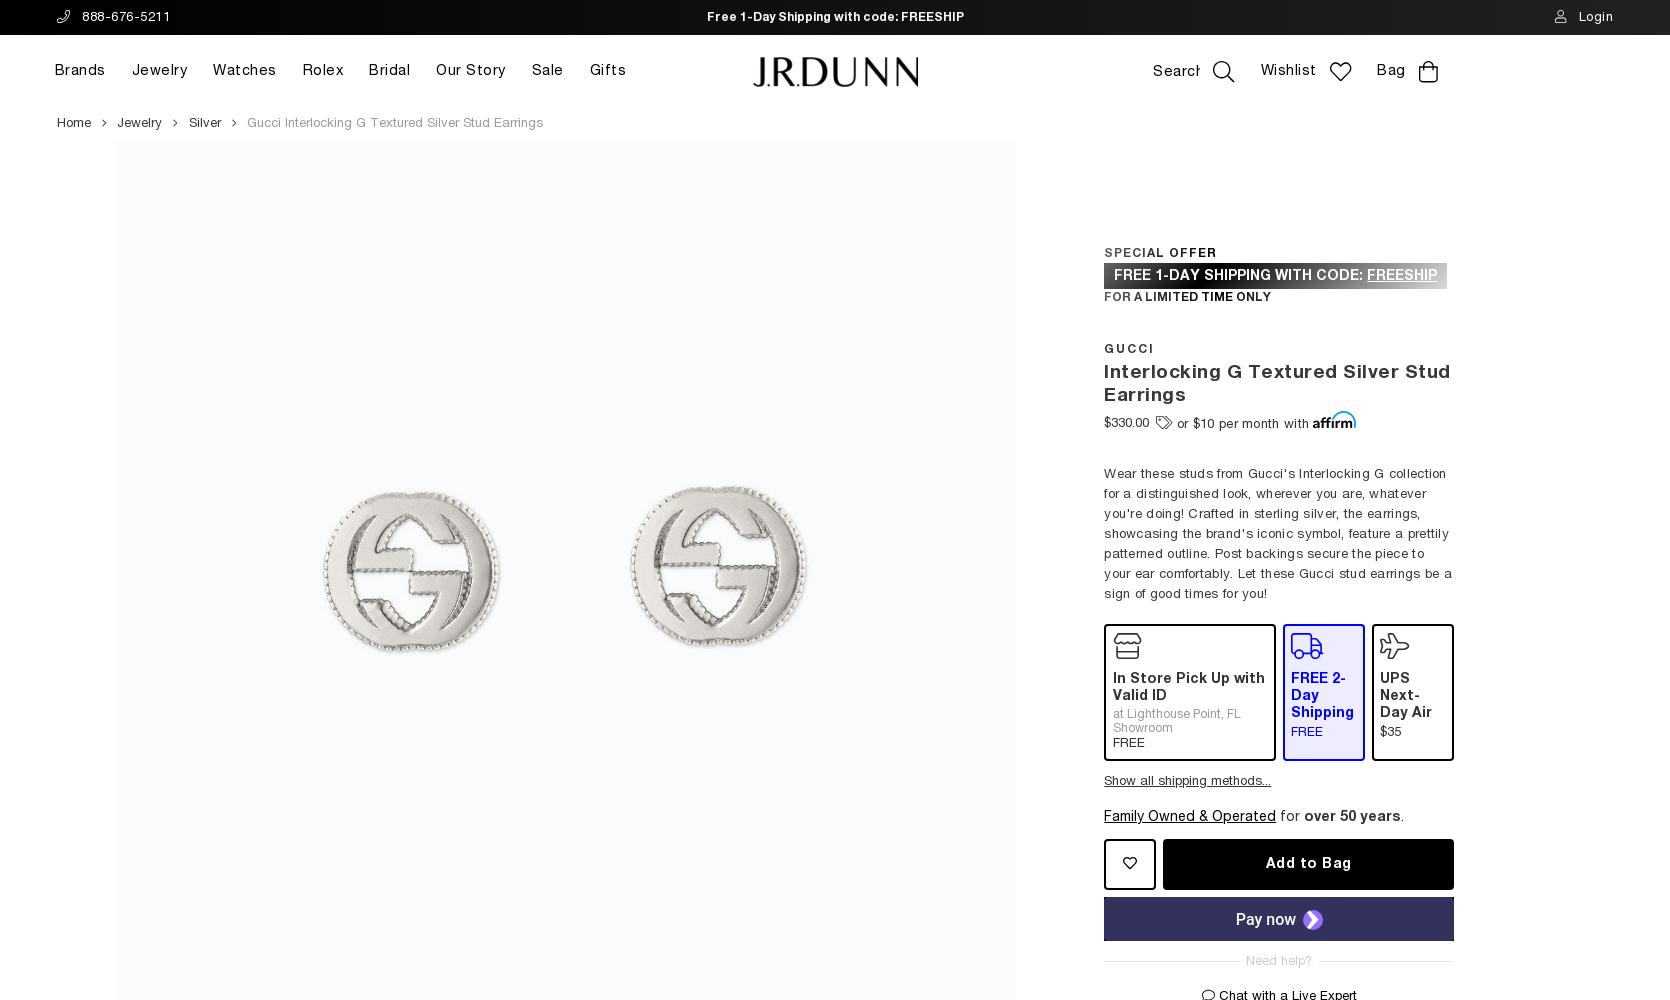 The height and width of the screenshot is (1000, 1670). Describe the element at coordinates (1390, 70) in the screenshot. I see `'Bag'` at that location.